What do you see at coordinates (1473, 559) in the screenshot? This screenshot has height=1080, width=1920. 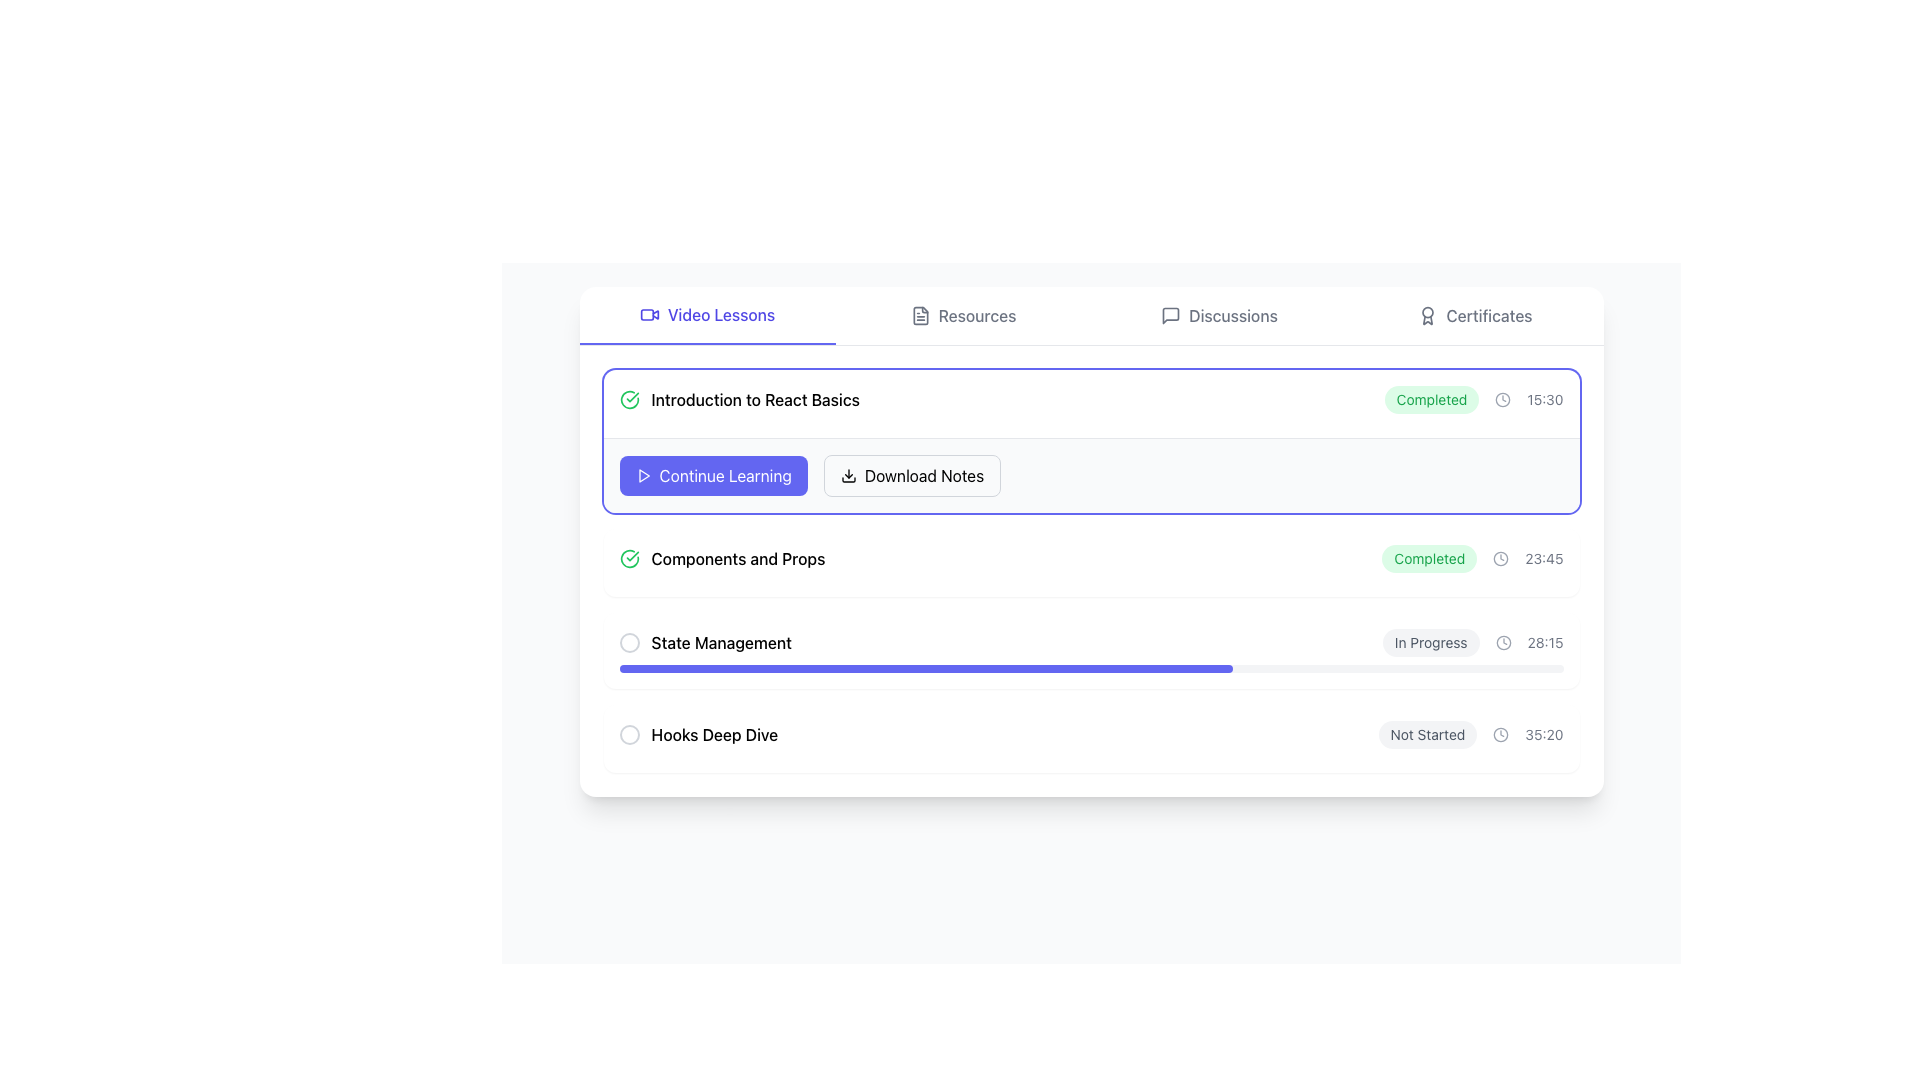 I see `the status label indicating completion of 'Introduction to React Basics' with the time '23:45', located in the 'Components and Props' section` at bounding box center [1473, 559].